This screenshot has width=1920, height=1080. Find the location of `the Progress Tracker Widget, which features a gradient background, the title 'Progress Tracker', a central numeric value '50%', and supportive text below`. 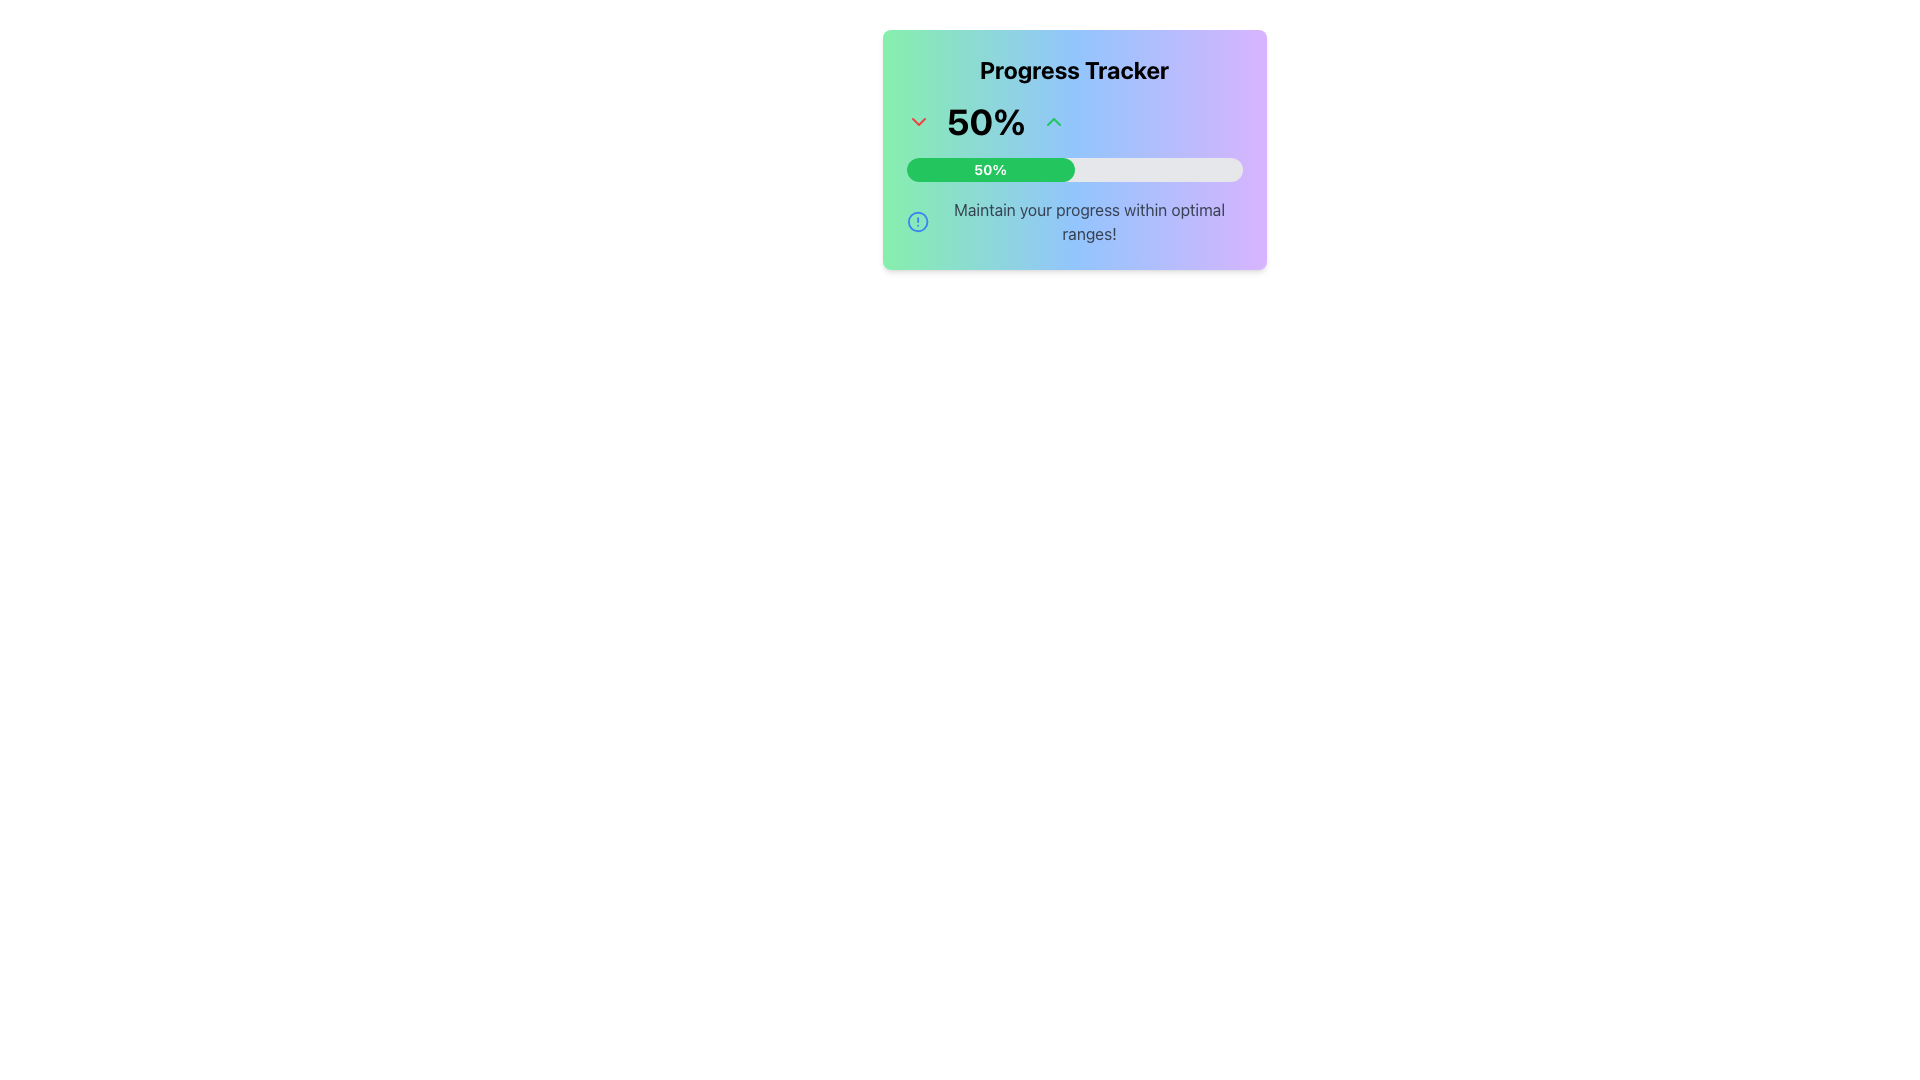

the Progress Tracker Widget, which features a gradient background, the title 'Progress Tracker', a central numeric value '50%', and supportive text below is located at coordinates (1073, 149).